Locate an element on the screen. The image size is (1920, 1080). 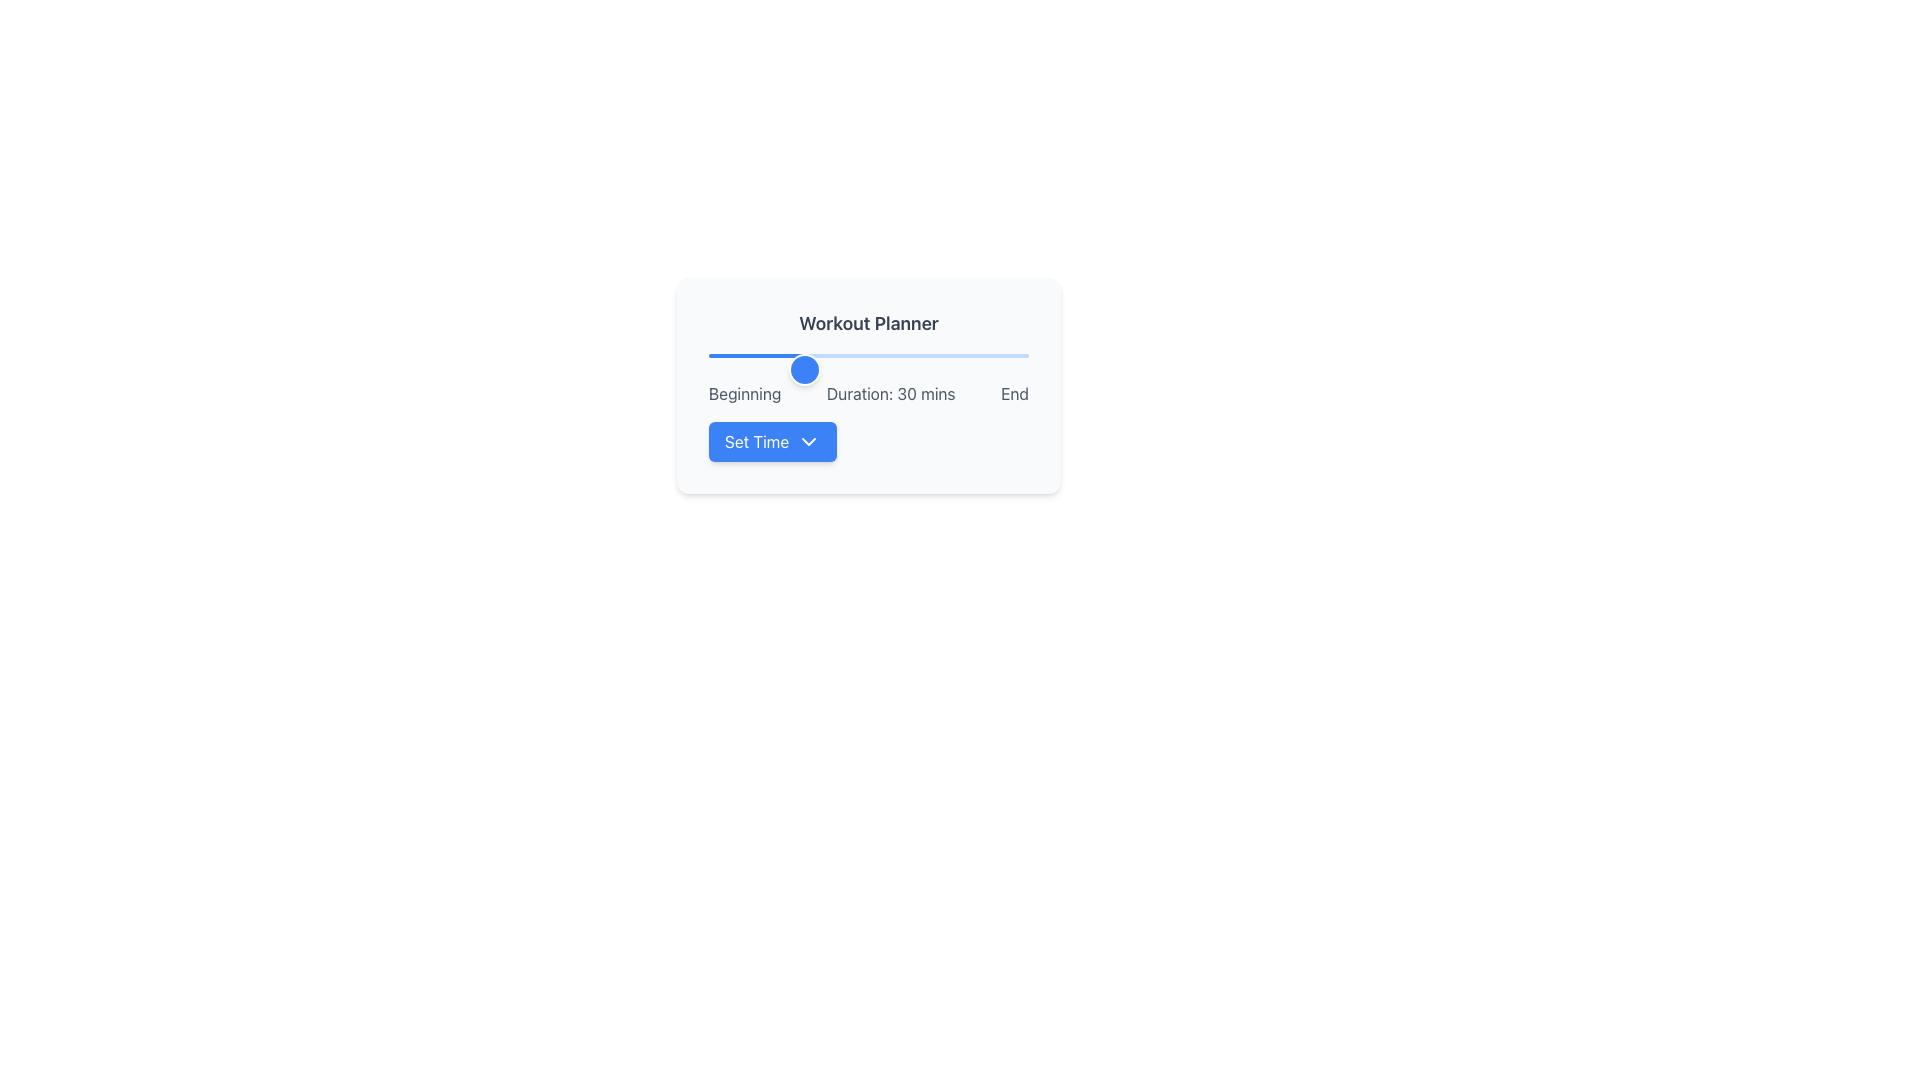
the static textual display that shows the starting point, duration, and end point of the planned activity in the 'Workout Planner' card to possibly reveal additional information is located at coordinates (868, 393).